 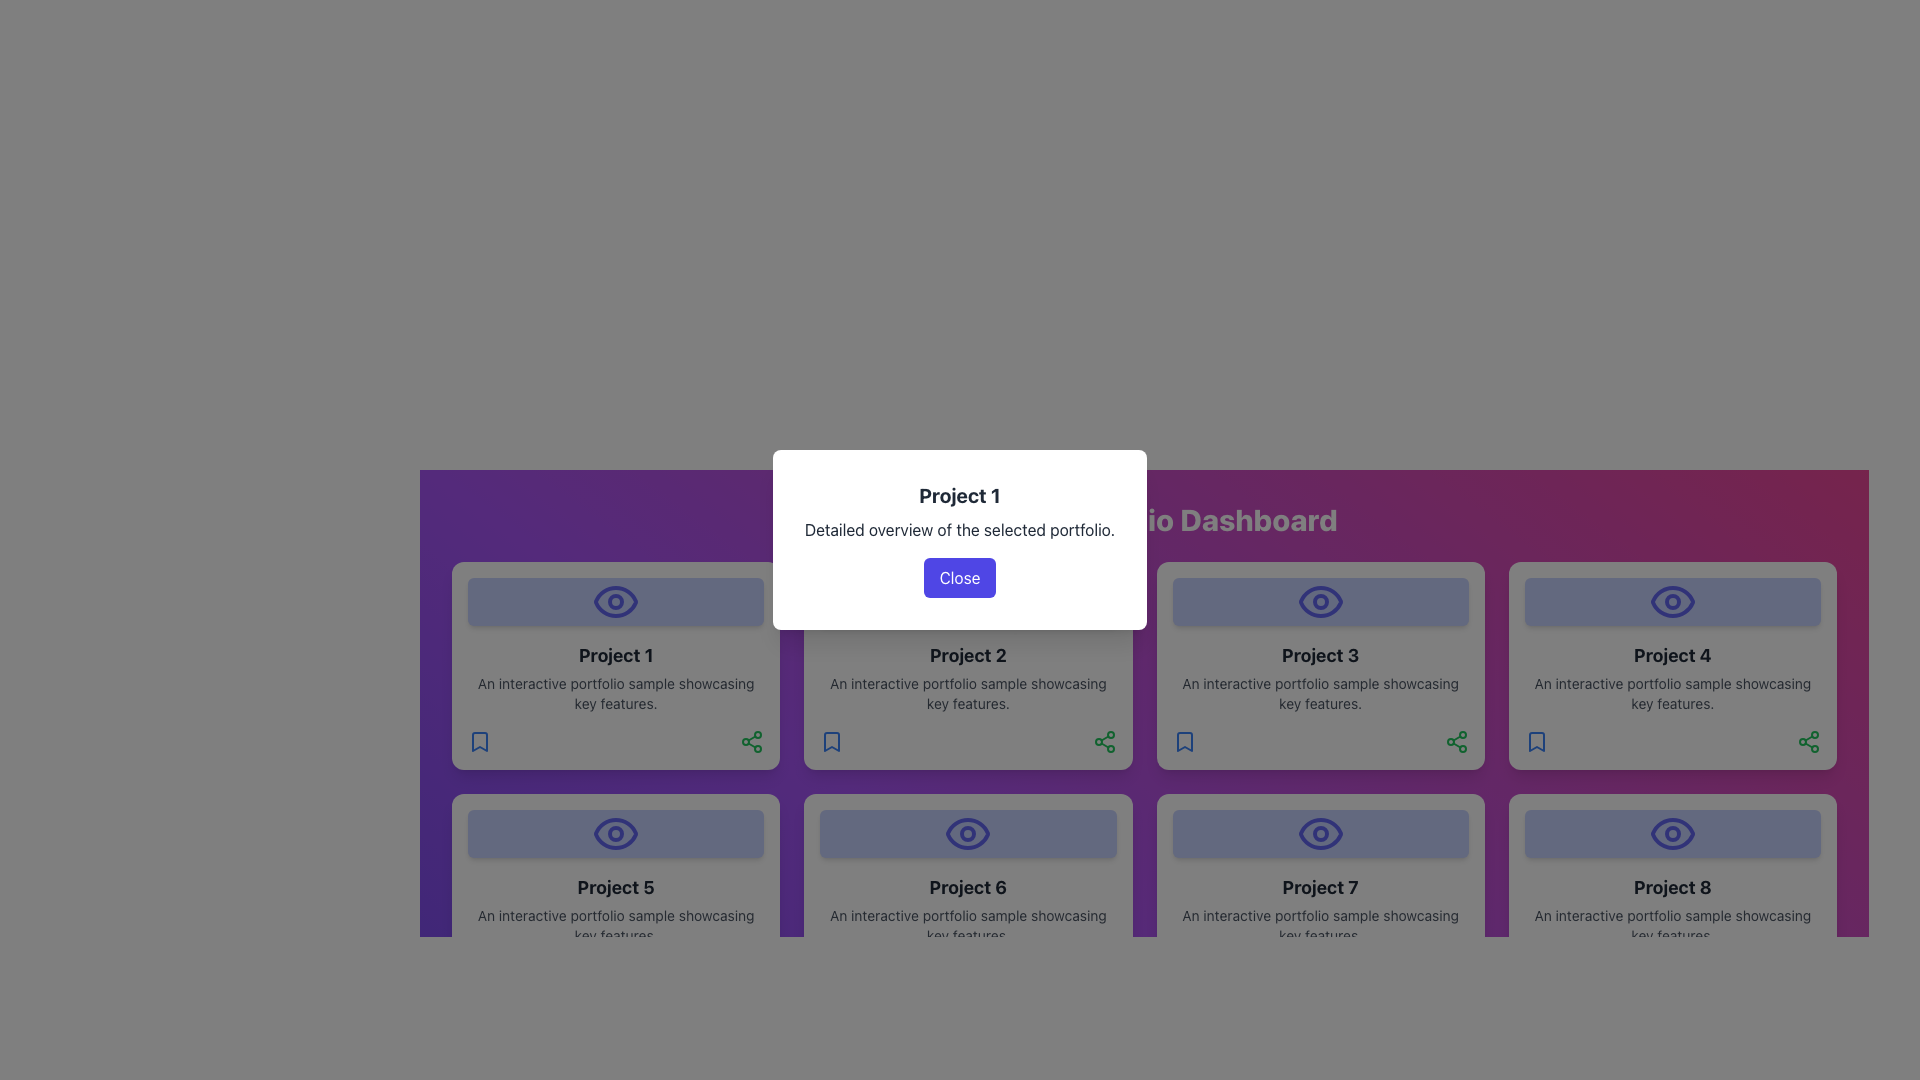 What do you see at coordinates (1184, 741) in the screenshot?
I see `the active bookmark icon with a gray outline and solid fill located in the third card from the left in the top row of the grid layout` at bounding box center [1184, 741].